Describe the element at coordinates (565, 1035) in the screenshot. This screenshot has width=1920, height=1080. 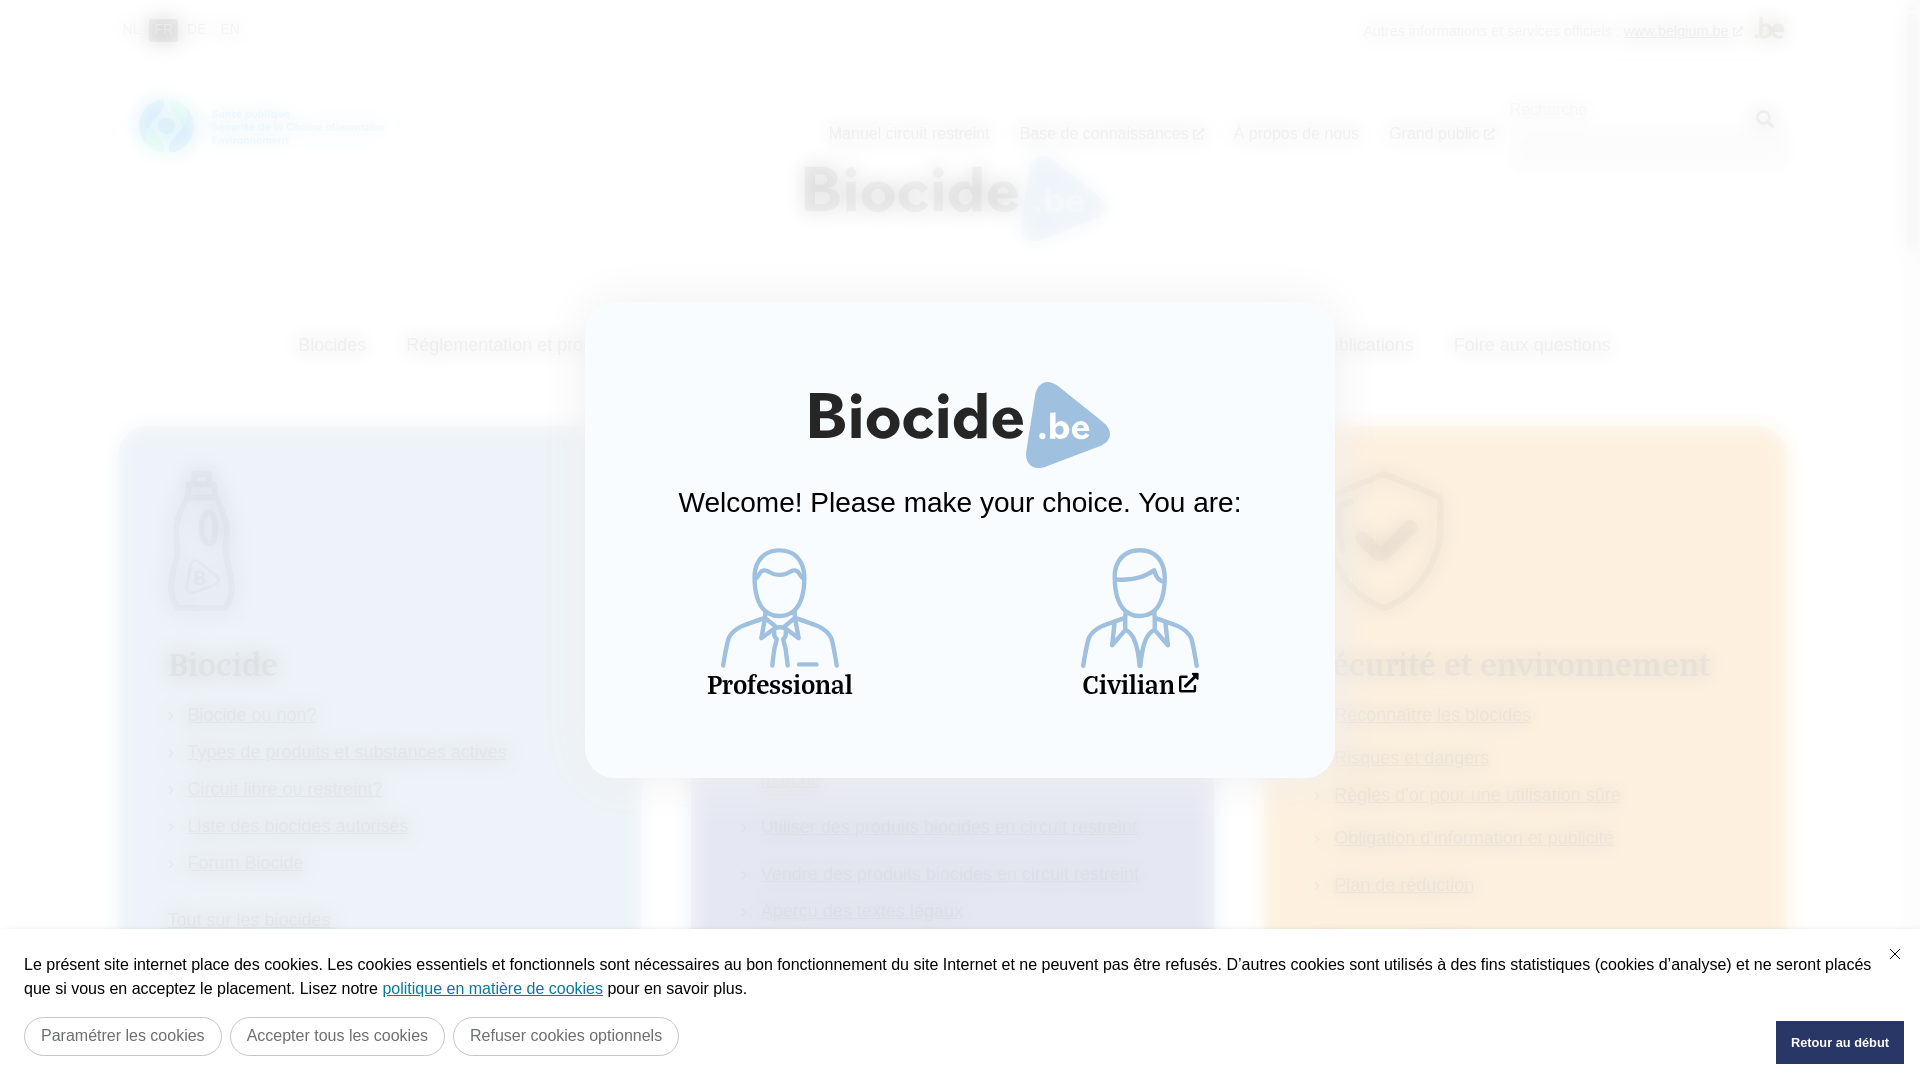
I see `'Refuser cookies optionnels'` at that location.